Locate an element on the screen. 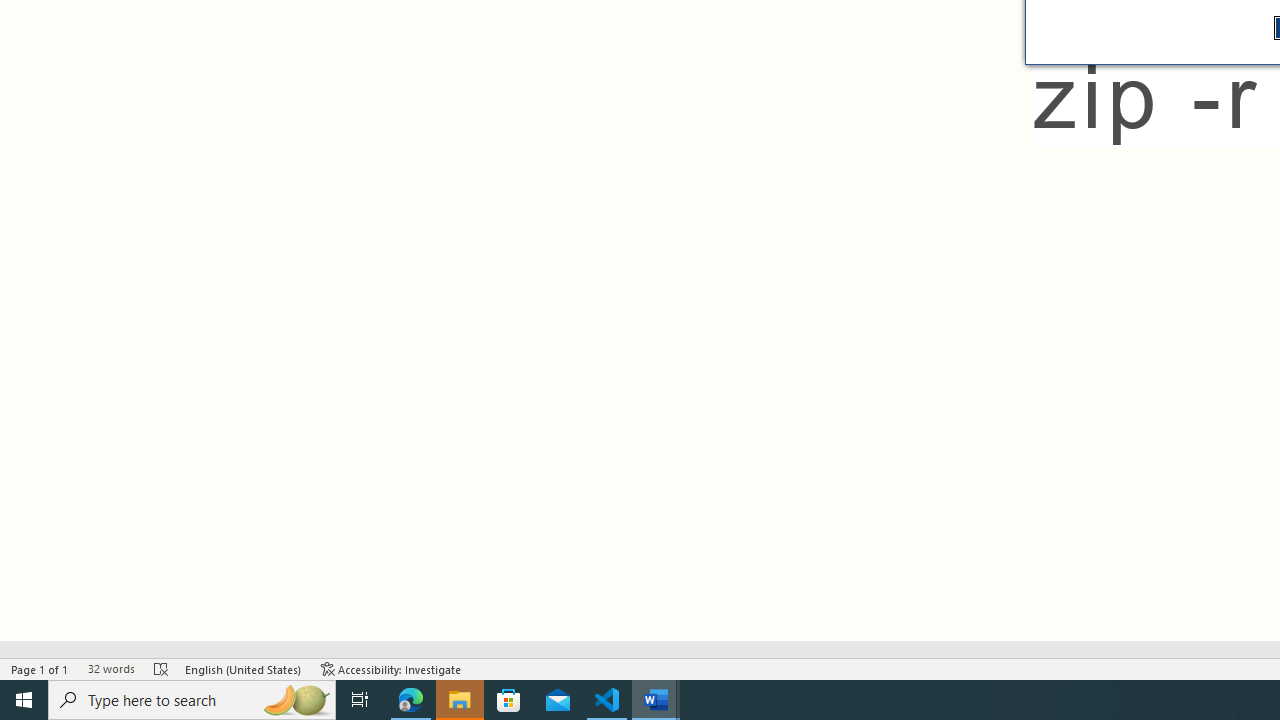  'Start' is located at coordinates (24, 698).